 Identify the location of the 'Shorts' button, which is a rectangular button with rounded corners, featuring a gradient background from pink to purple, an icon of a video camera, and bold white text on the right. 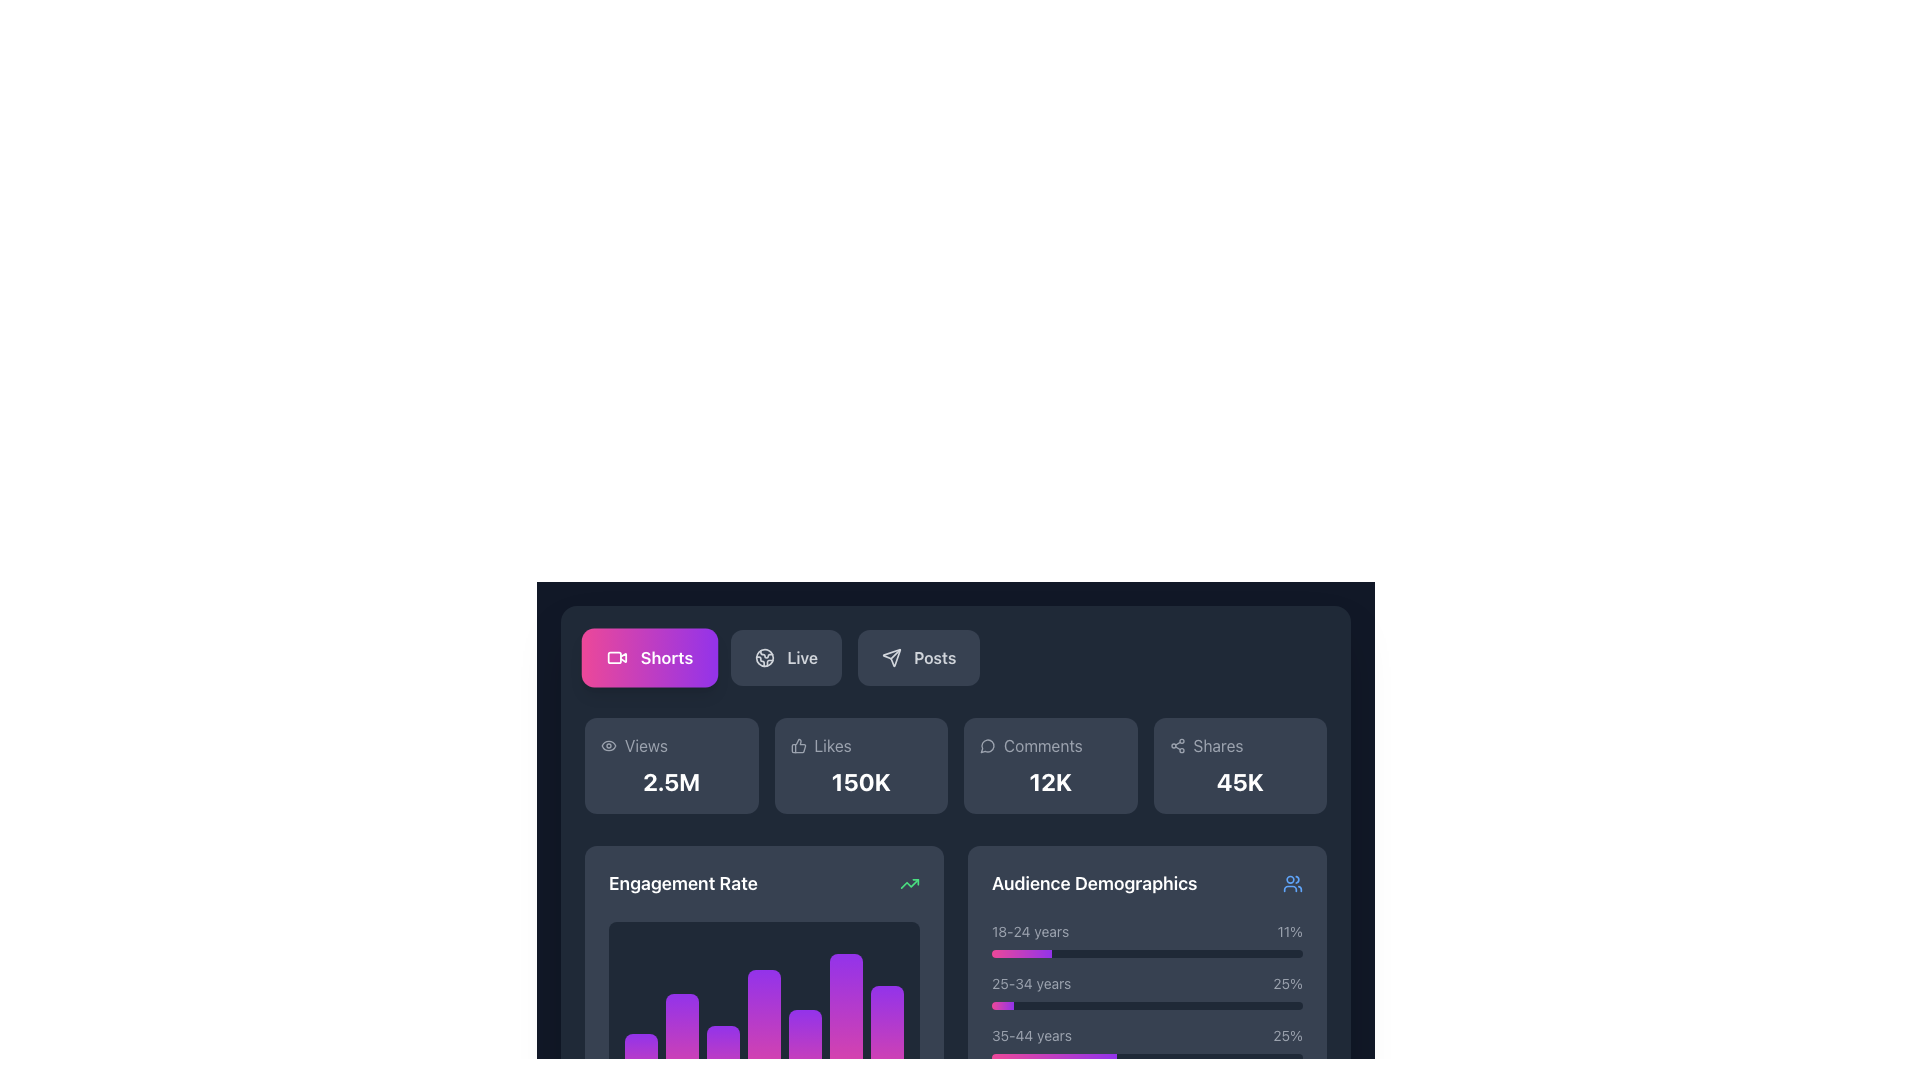
(650, 658).